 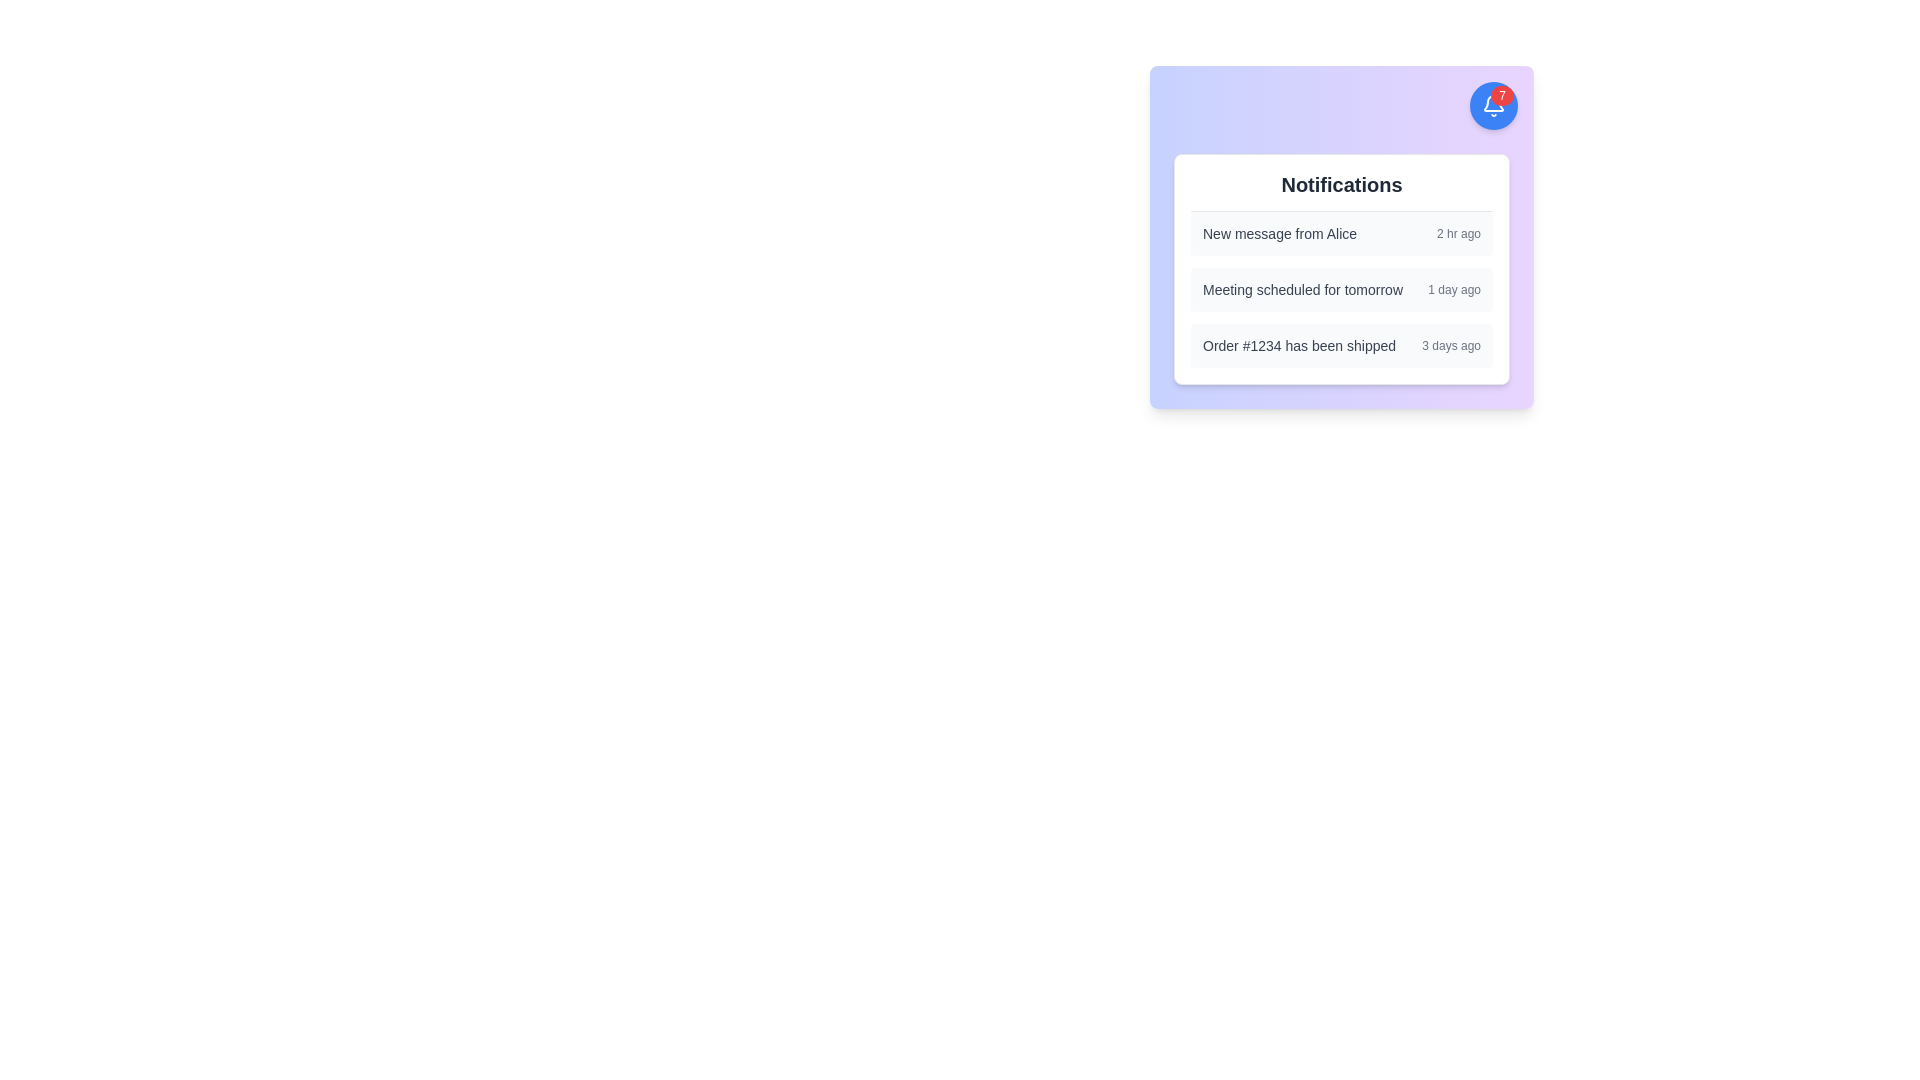 I want to click on the second notification item that contains the text 'Meeting scheduled for tomorrow' and has a light gray background, so click(x=1342, y=289).